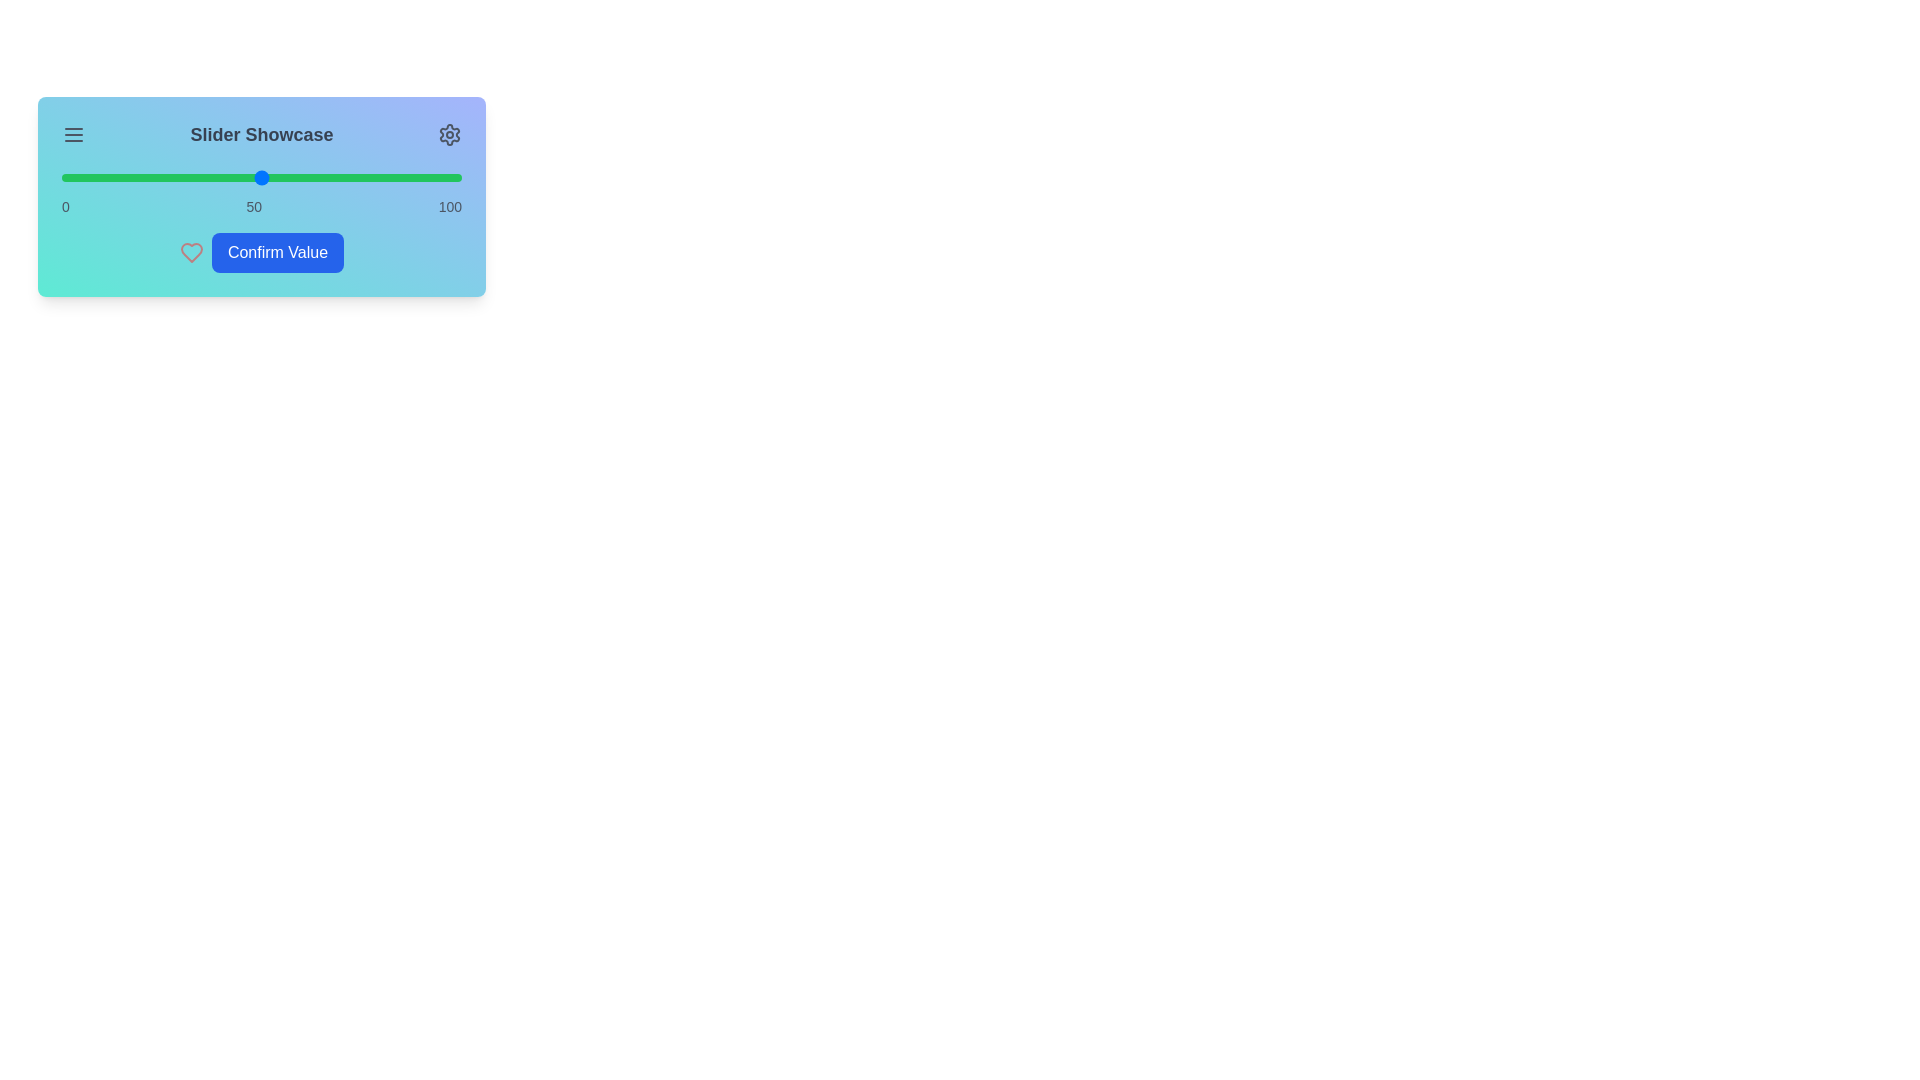 This screenshot has width=1920, height=1080. I want to click on the 'Confirm Value' button to confirm the current slider value, so click(277, 252).